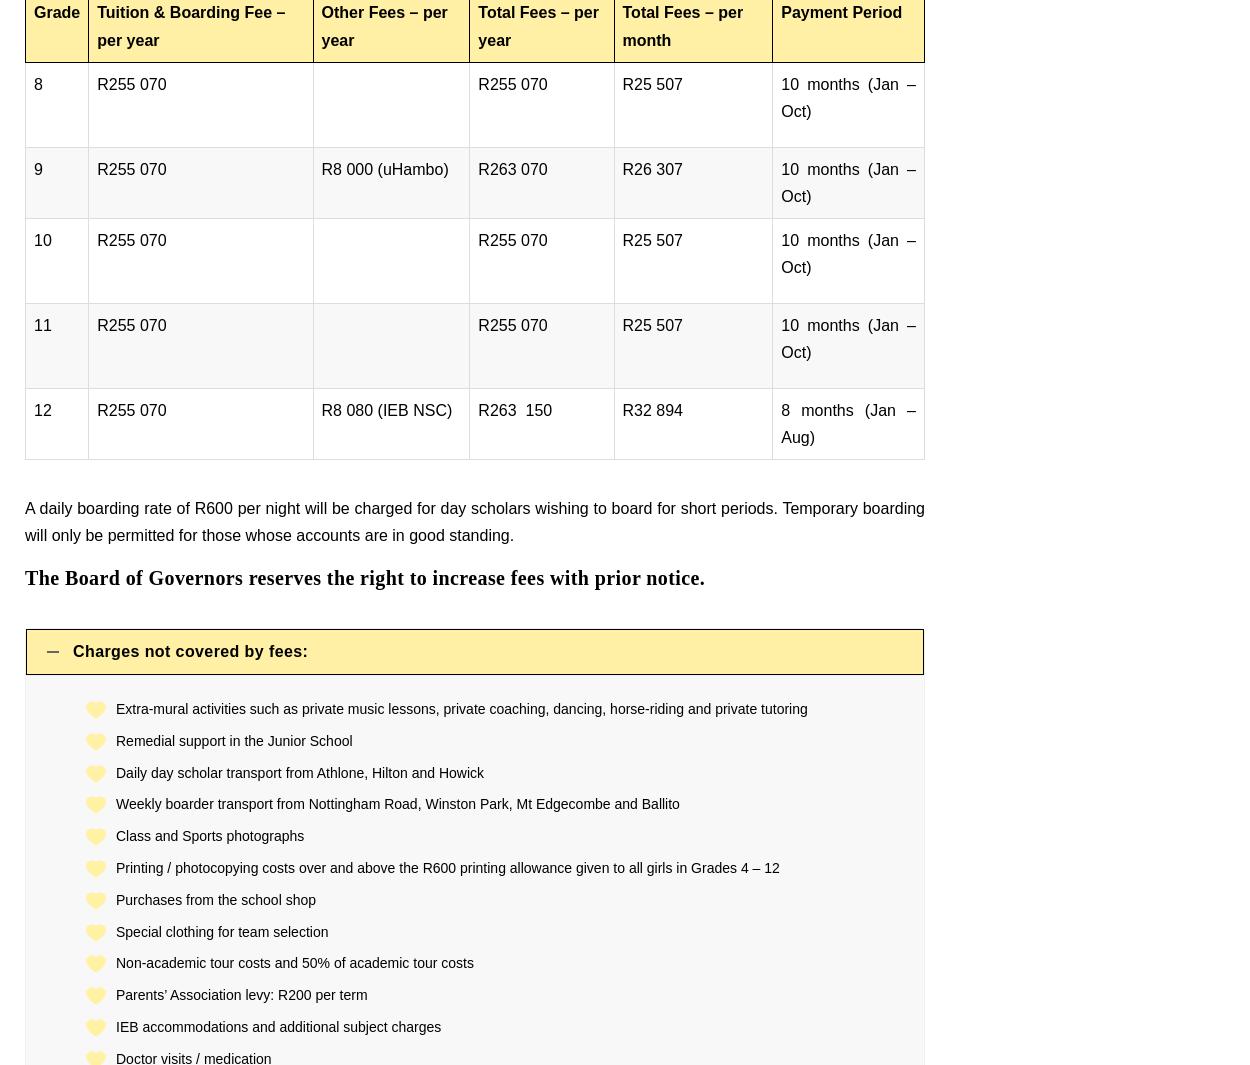  What do you see at coordinates (383, 24) in the screenshot?
I see `'Other Fees – per year'` at bounding box center [383, 24].